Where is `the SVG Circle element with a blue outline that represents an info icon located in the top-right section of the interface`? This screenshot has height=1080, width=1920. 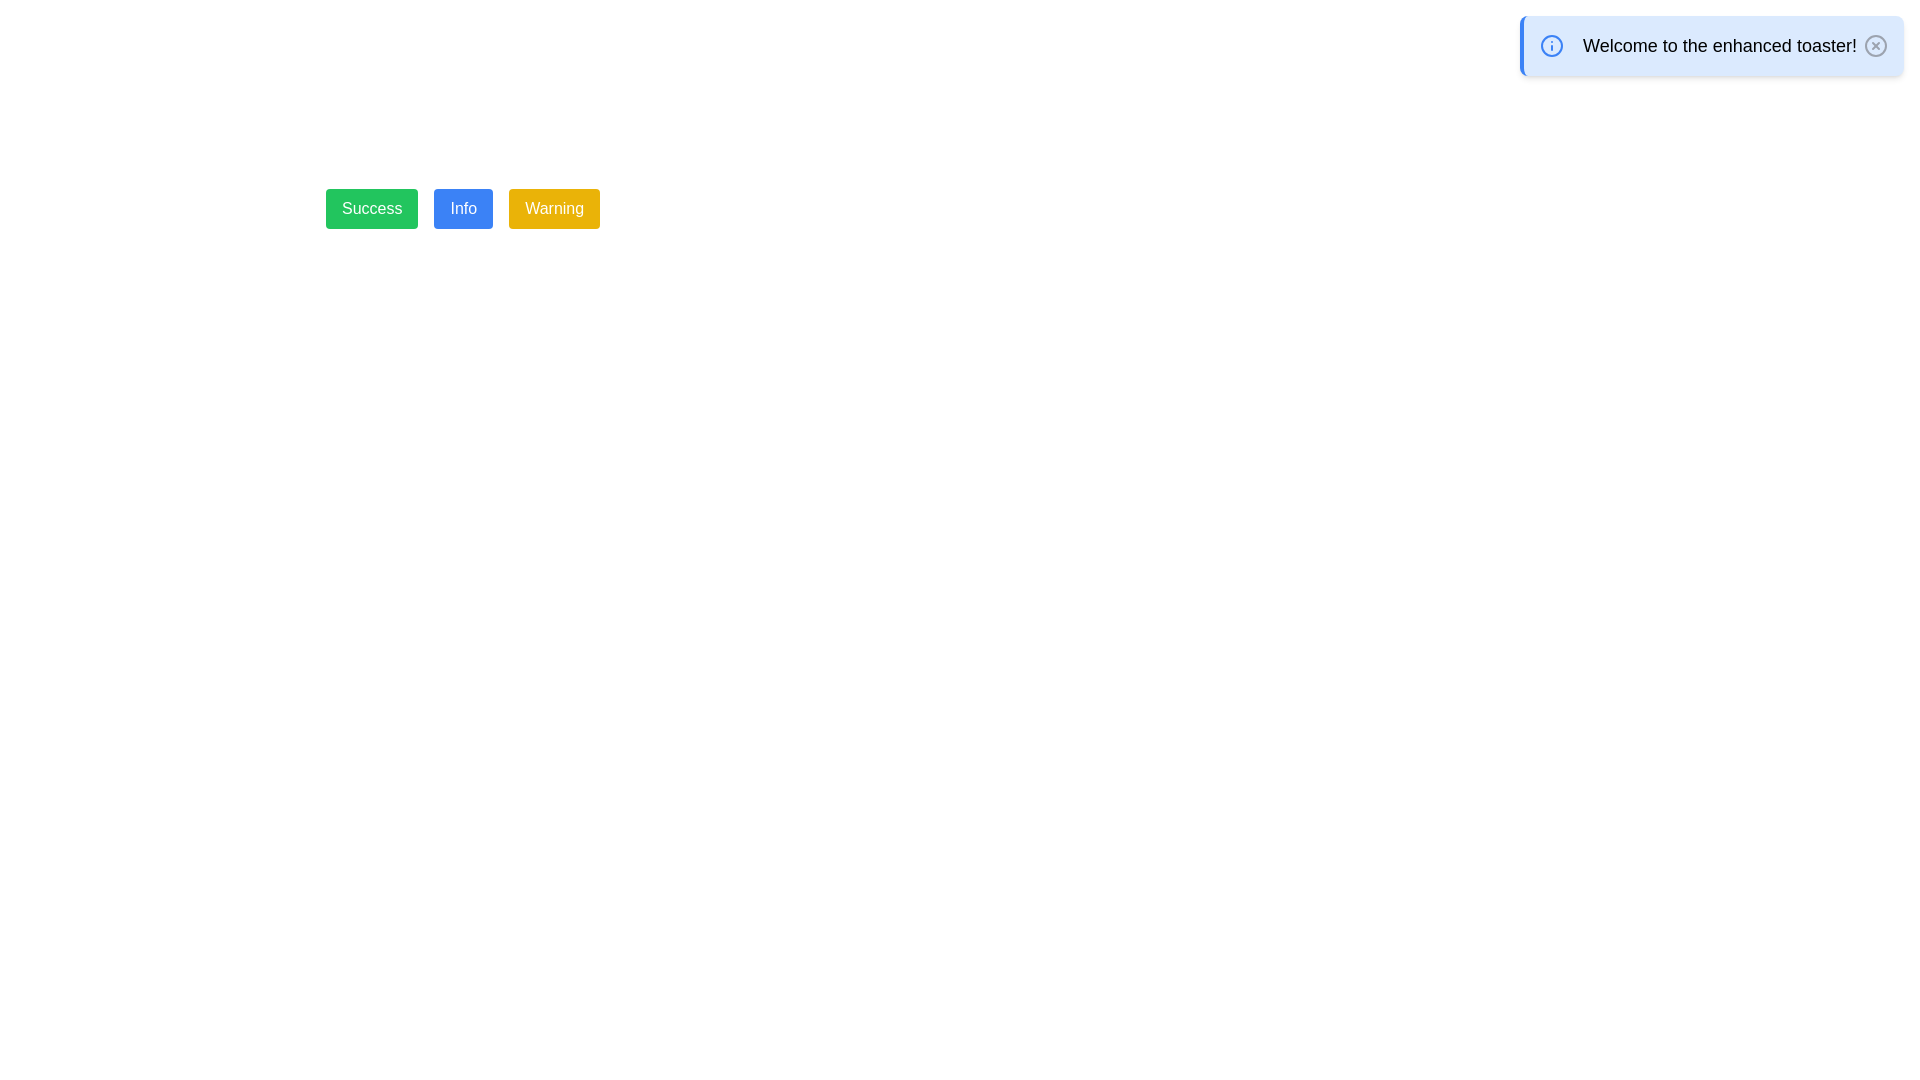
the SVG Circle element with a blue outline that represents an info icon located in the top-right section of the interface is located at coordinates (1550, 45).